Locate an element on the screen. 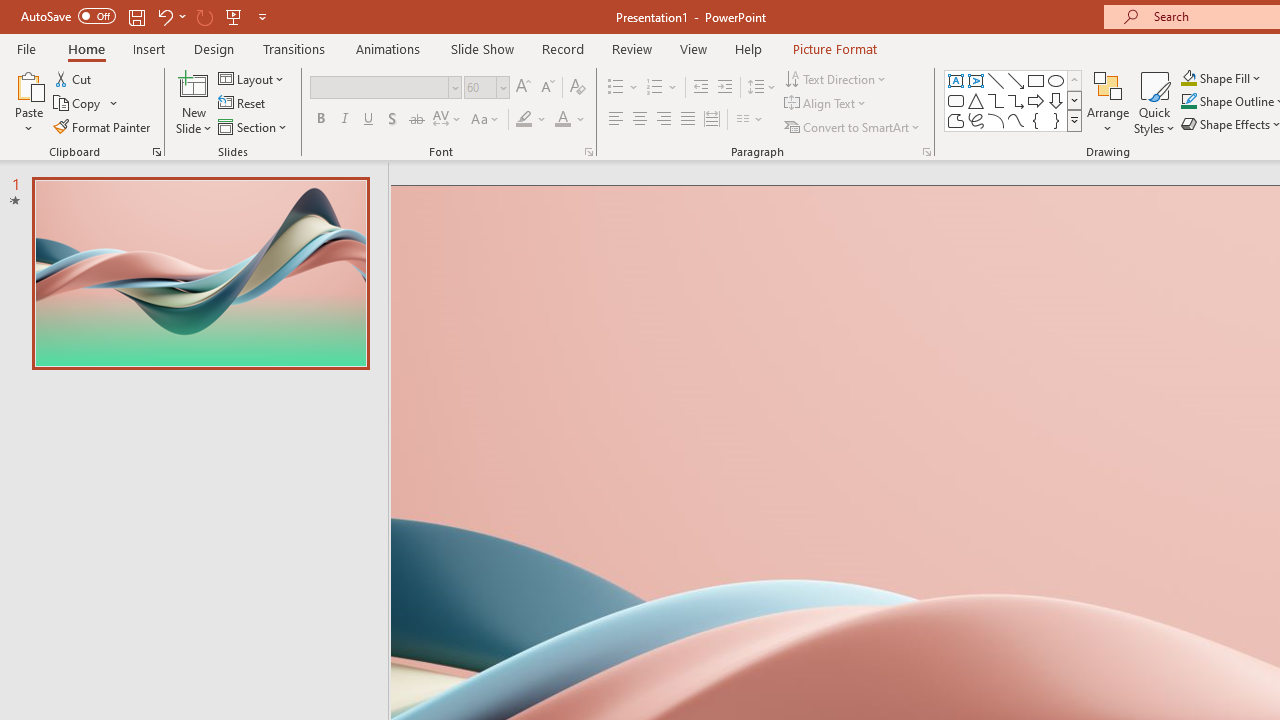  'Picture Format' is located at coordinates (835, 48).